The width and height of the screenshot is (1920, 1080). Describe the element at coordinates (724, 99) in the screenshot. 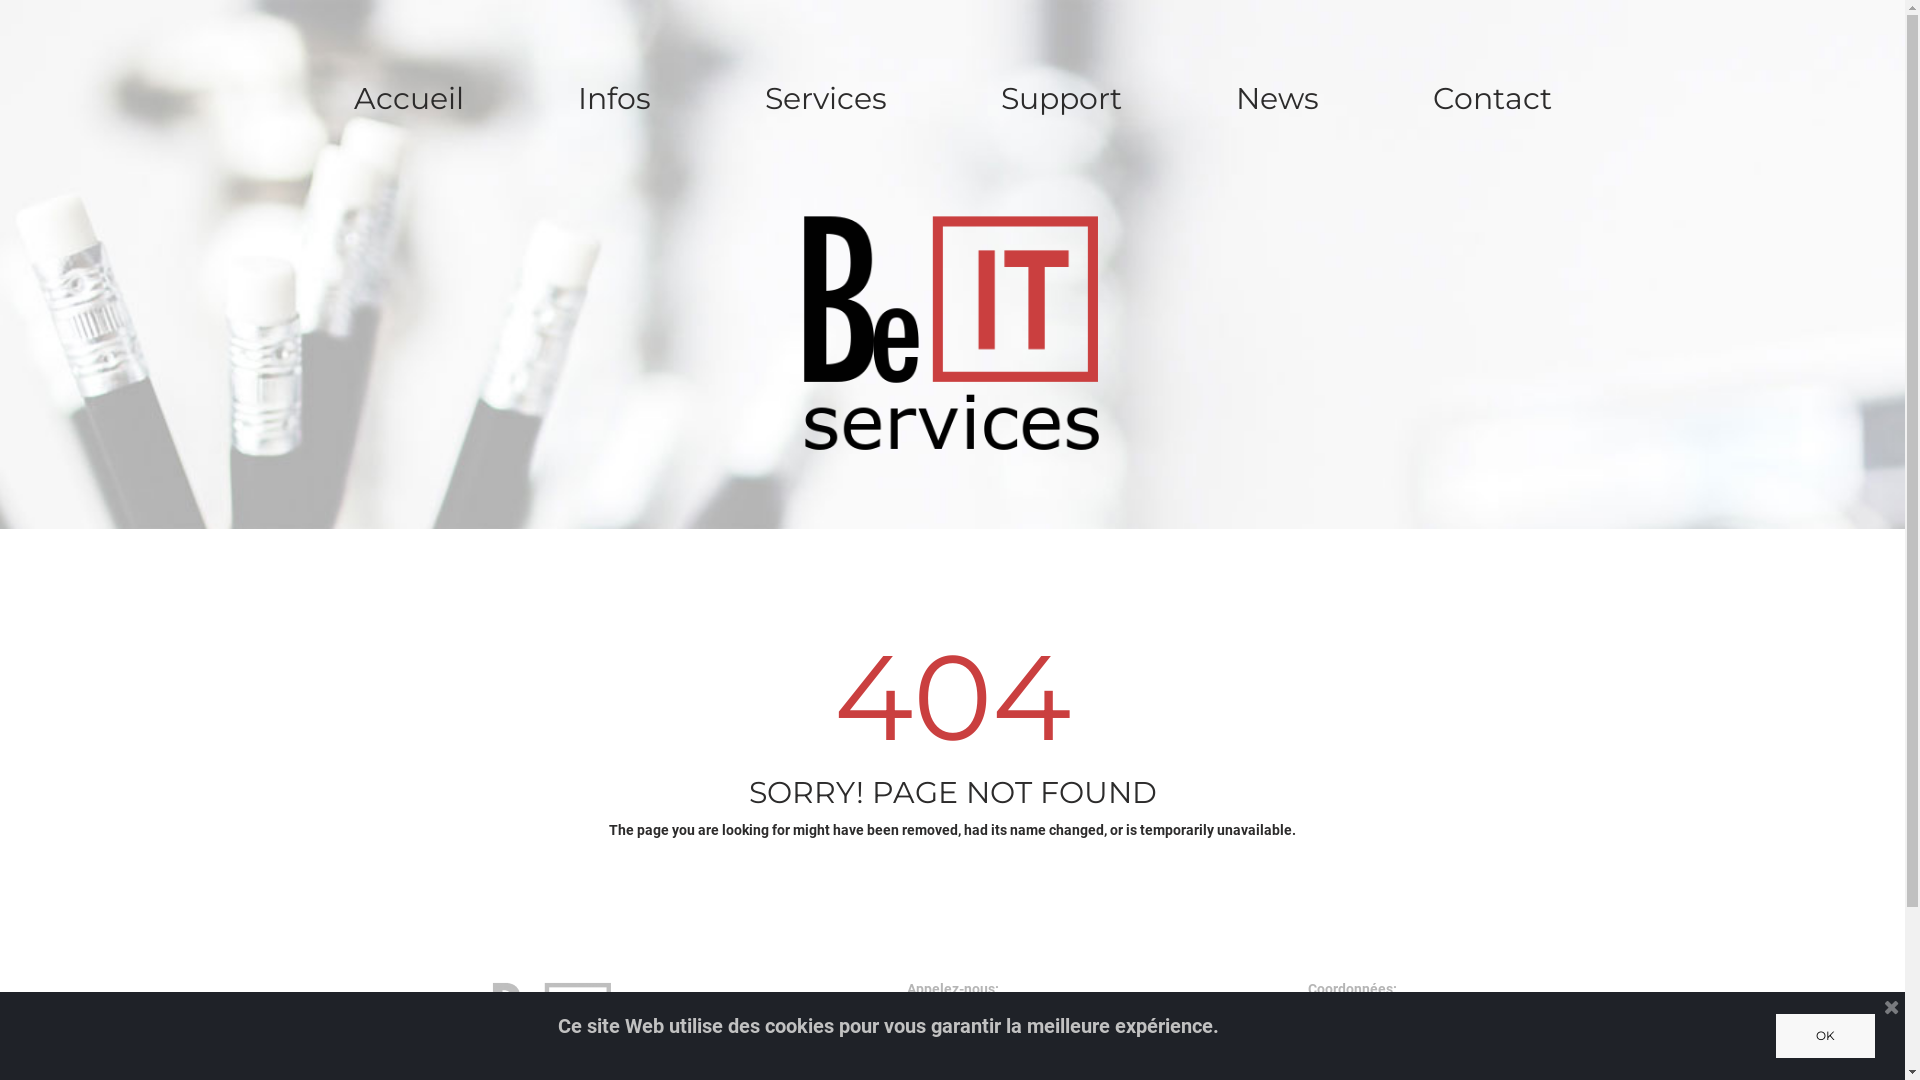

I see `'Services'` at that location.